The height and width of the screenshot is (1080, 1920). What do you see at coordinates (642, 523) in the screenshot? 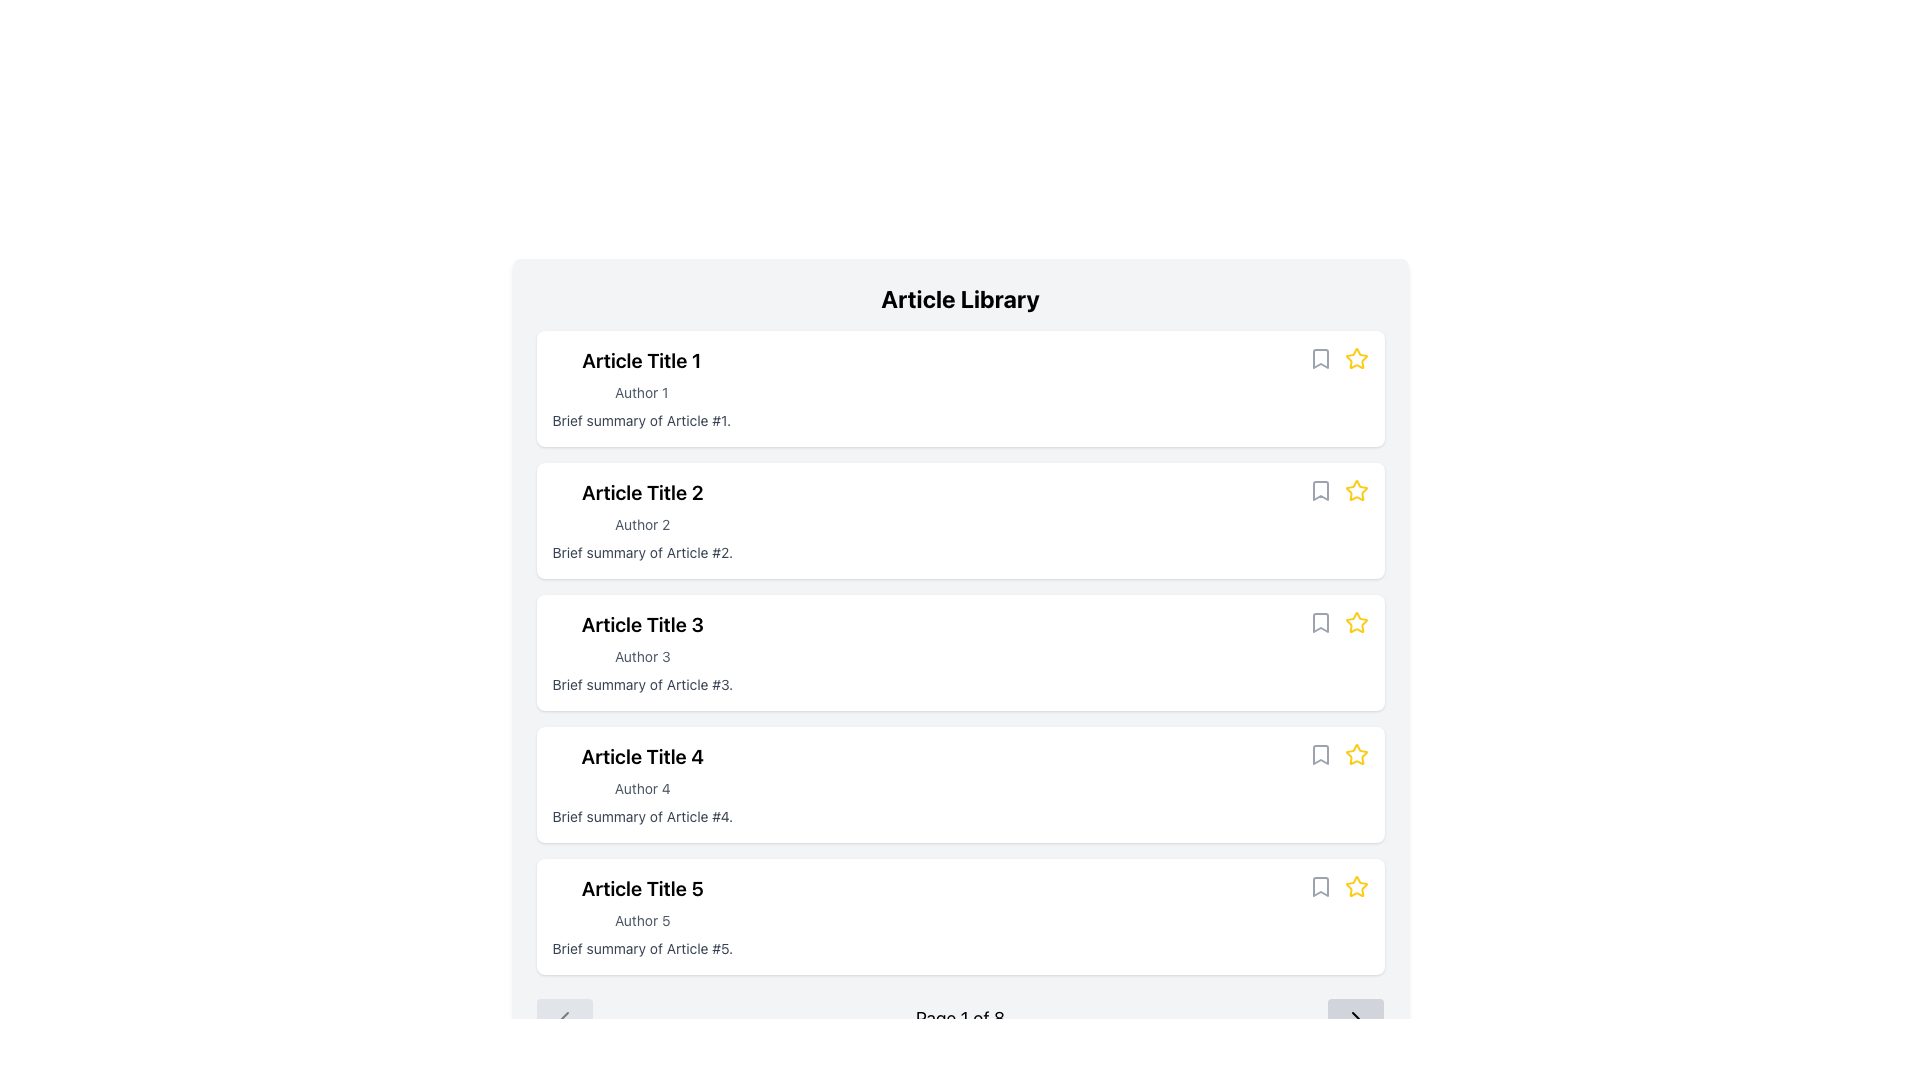
I see `the text label displaying the author of the second article in the list, located below 'Article Title 2' and above the summary 'Brief summary of Article #2'` at bounding box center [642, 523].